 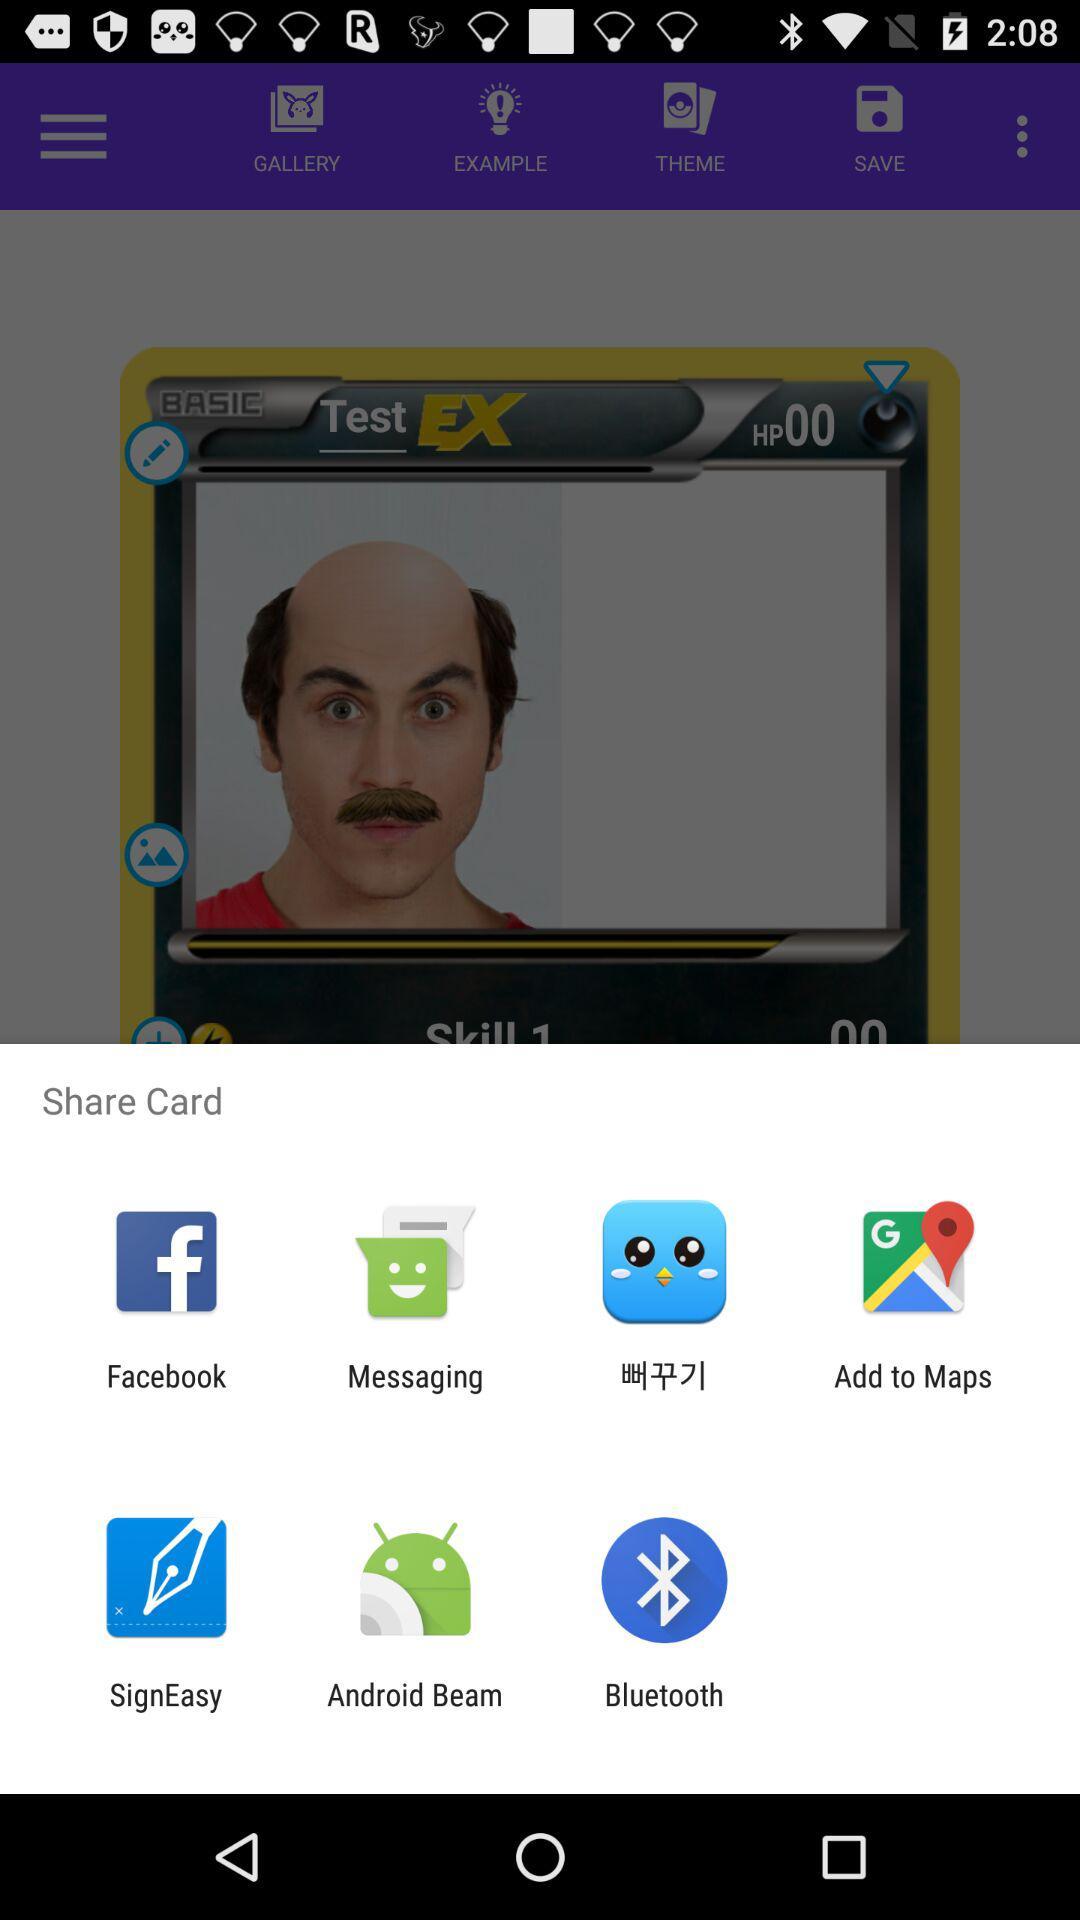 What do you see at coordinates (414, 1711) in the screenshot?
I see `item to the left of the bluetooth app` at bounding box center [414, 1711].